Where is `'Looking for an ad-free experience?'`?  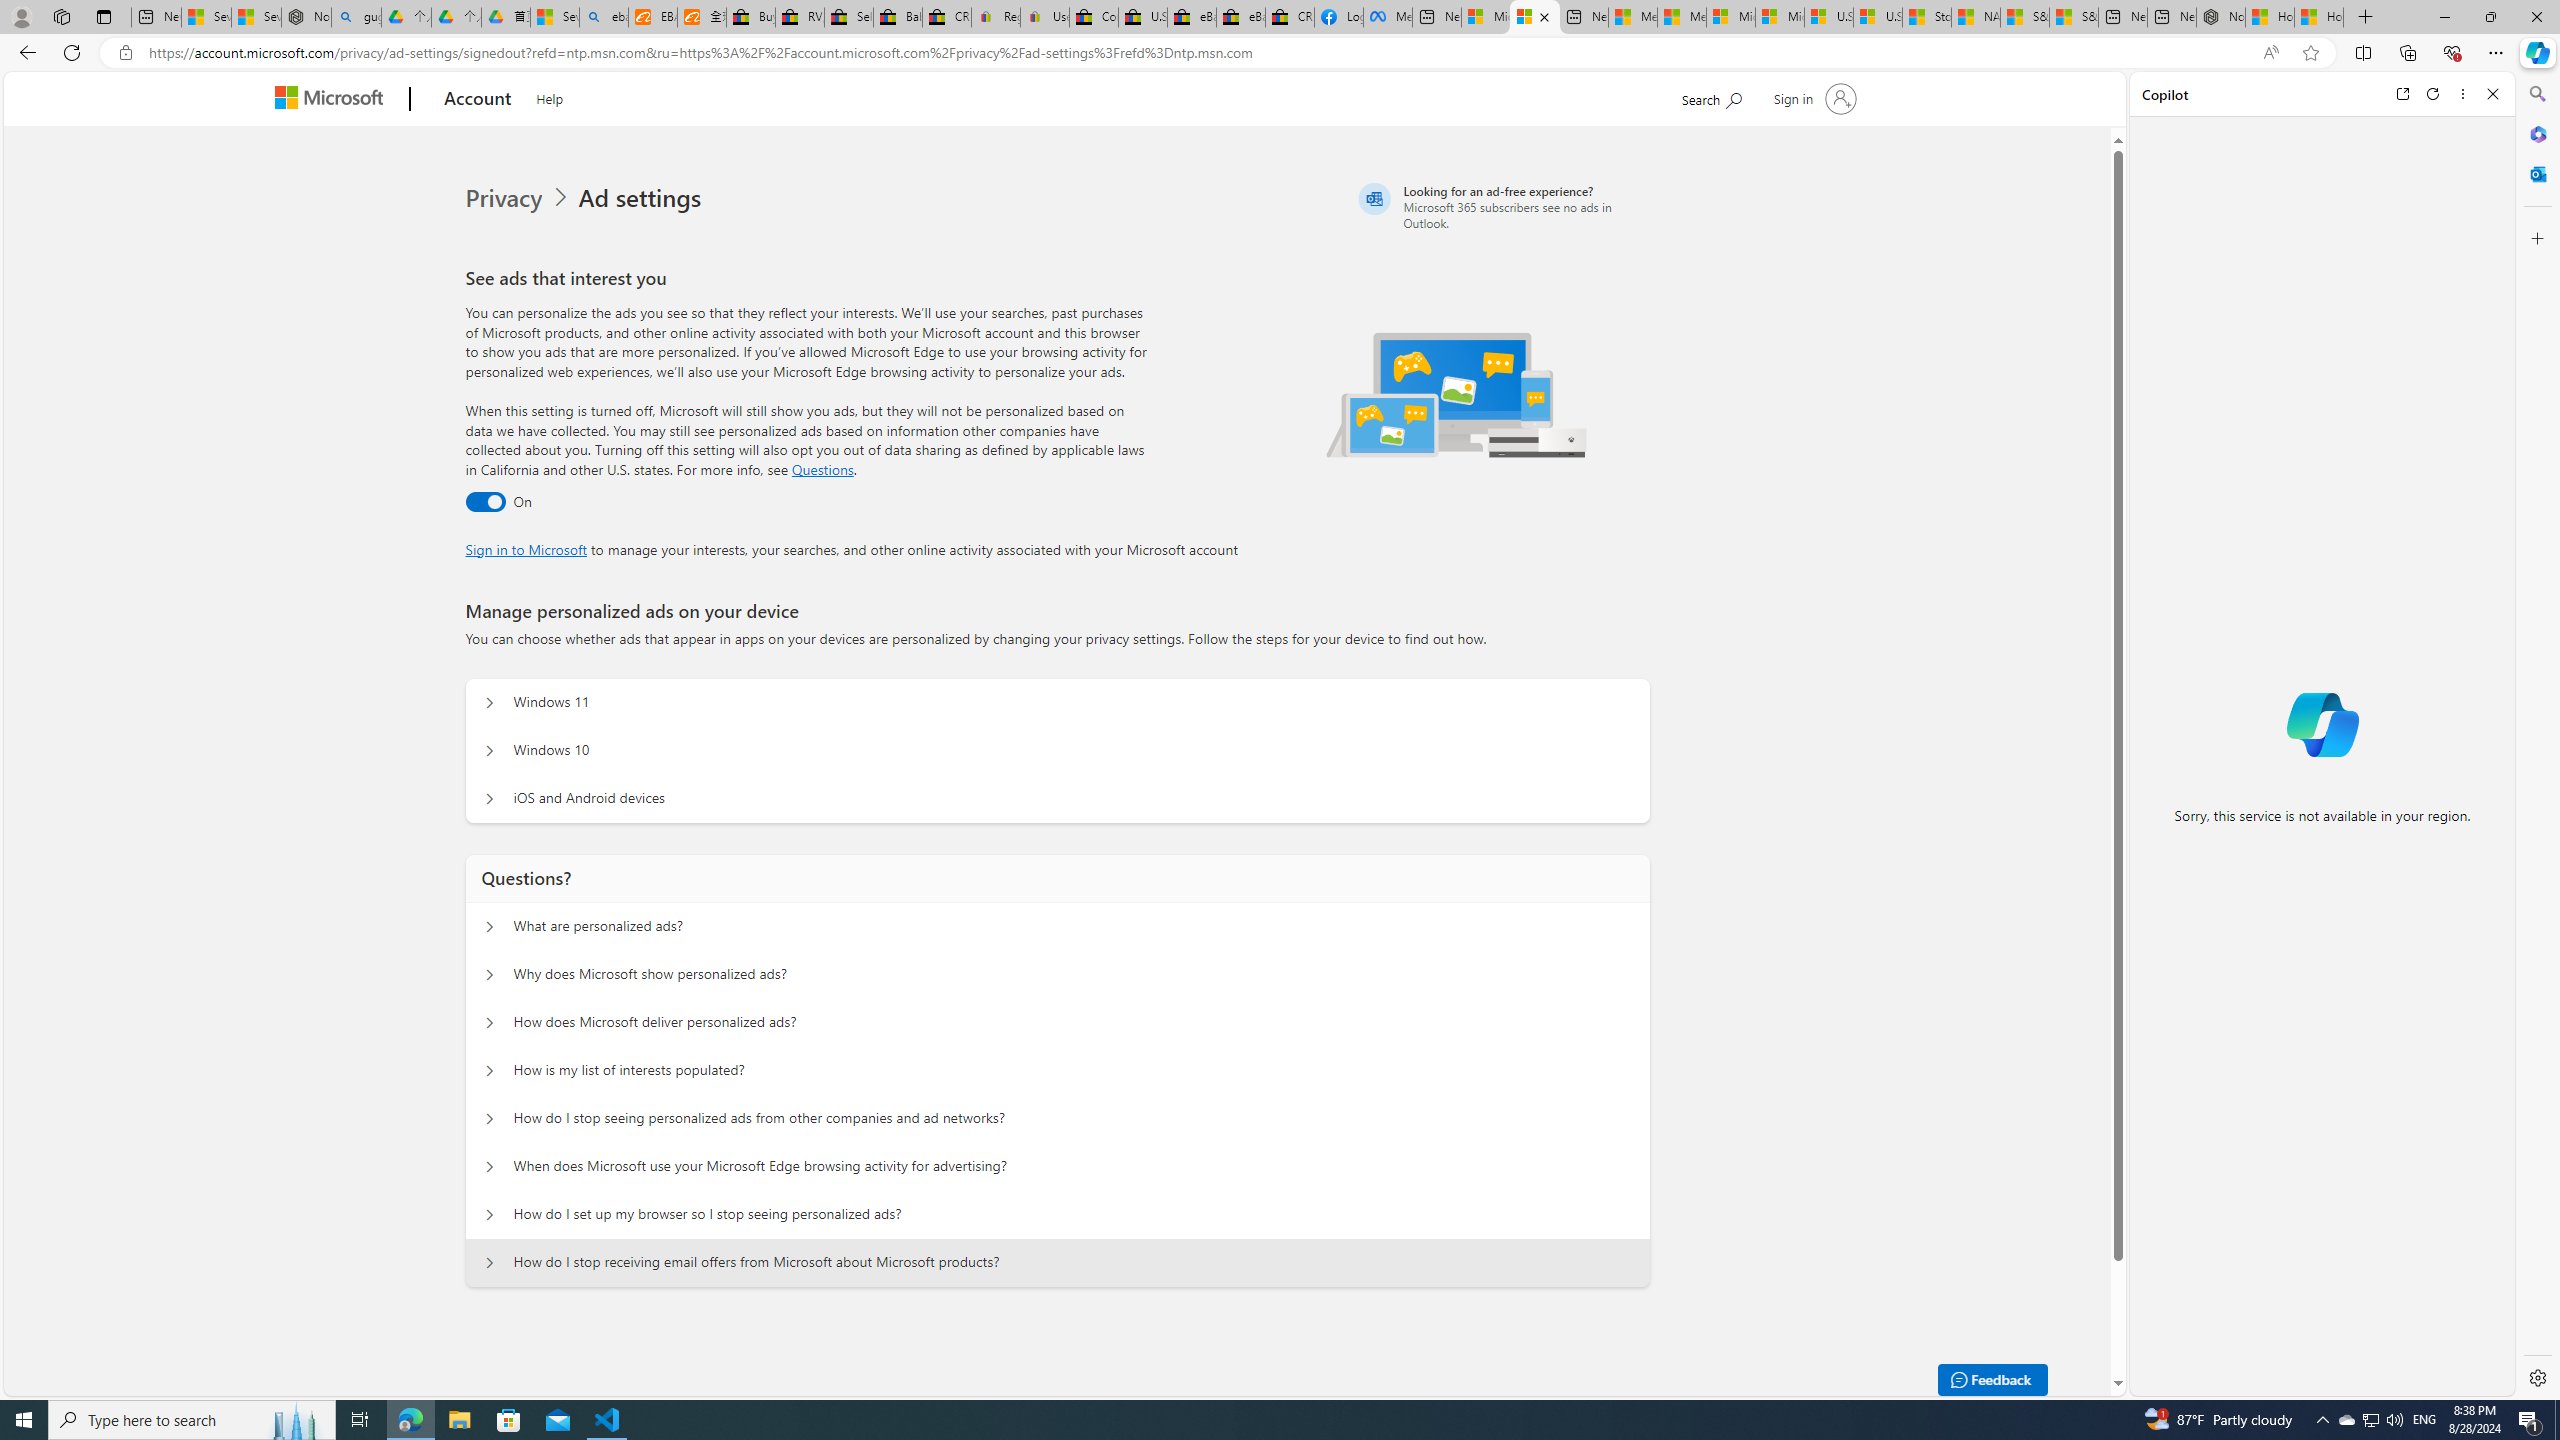 'Looking for an ad-free experience?' is located at coordinates (1501, 206).